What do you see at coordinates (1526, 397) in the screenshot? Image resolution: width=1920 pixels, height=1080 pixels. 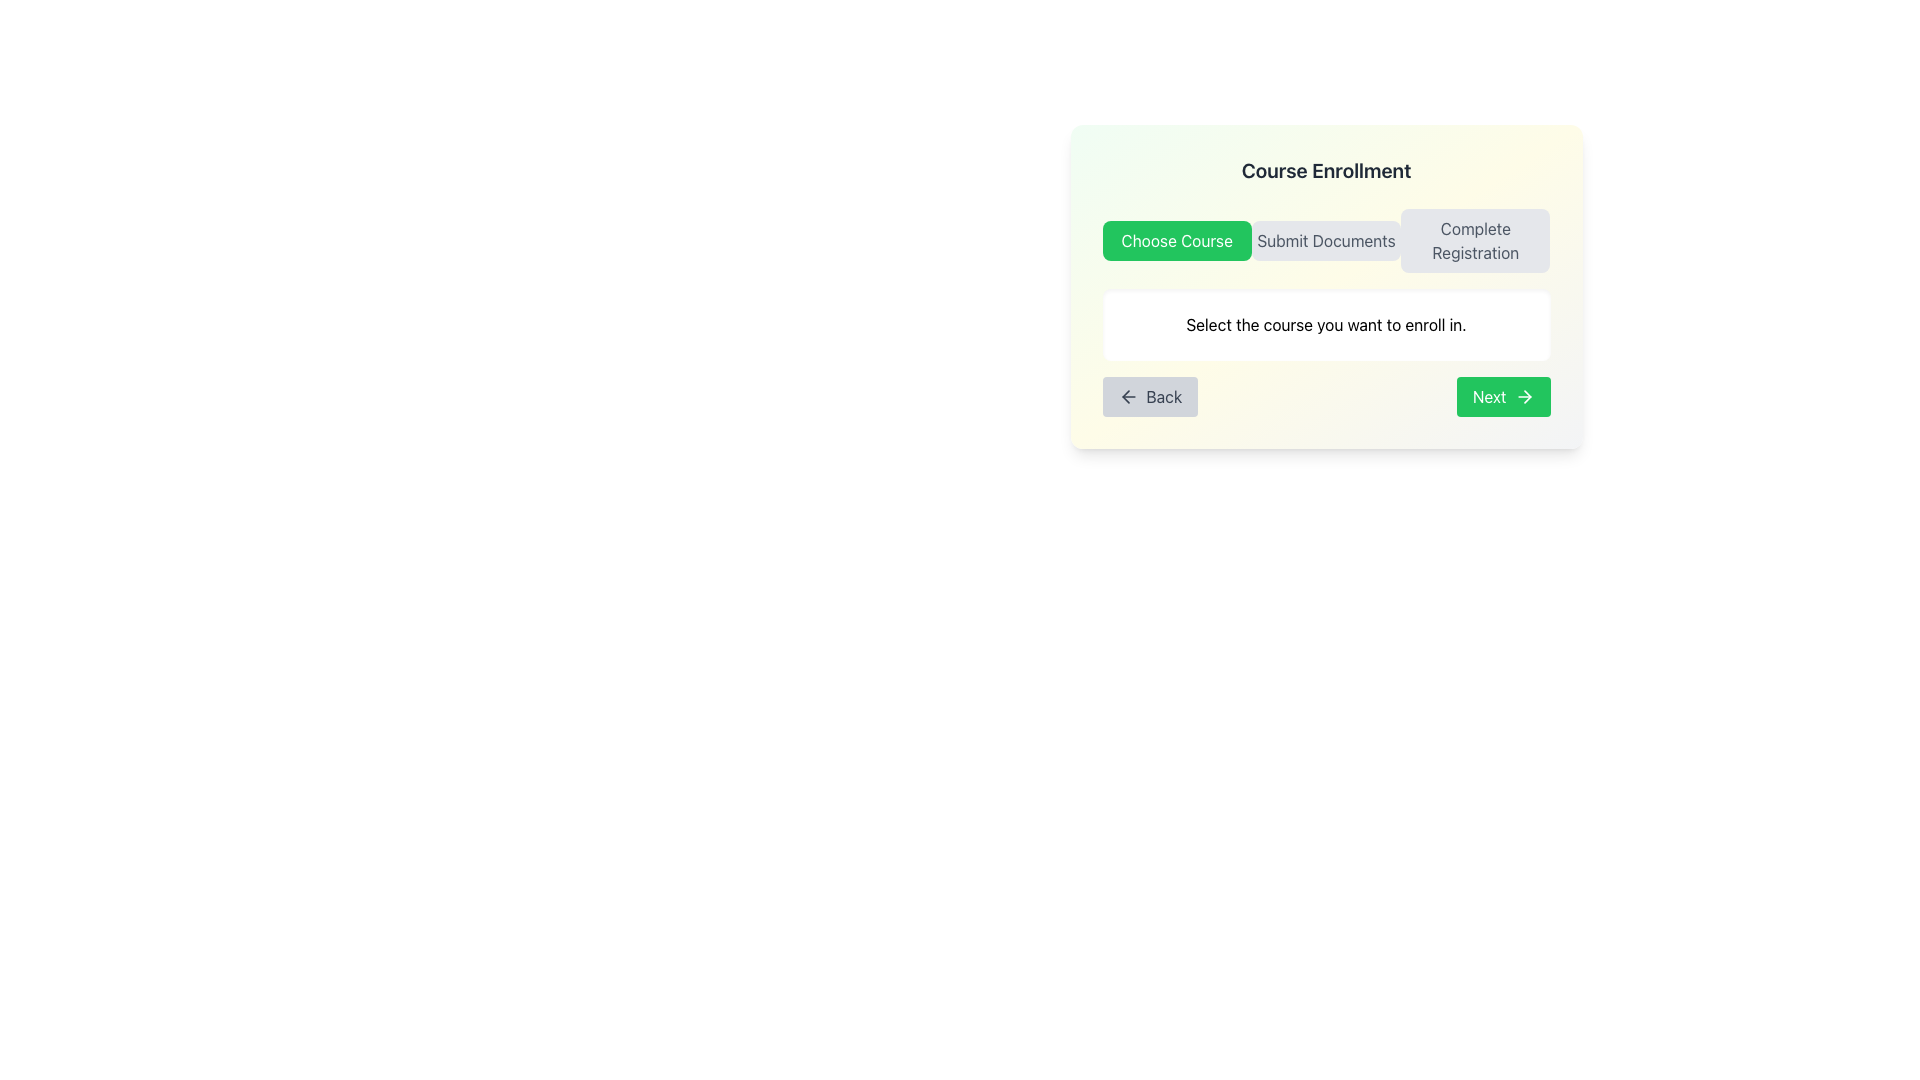 I see `the arrowhead icon indicating navigation on the 'Next' button located at the bottom-right corner of the 'Course Enrollment' card for visual feedback` at bounding box center [1526, 397].